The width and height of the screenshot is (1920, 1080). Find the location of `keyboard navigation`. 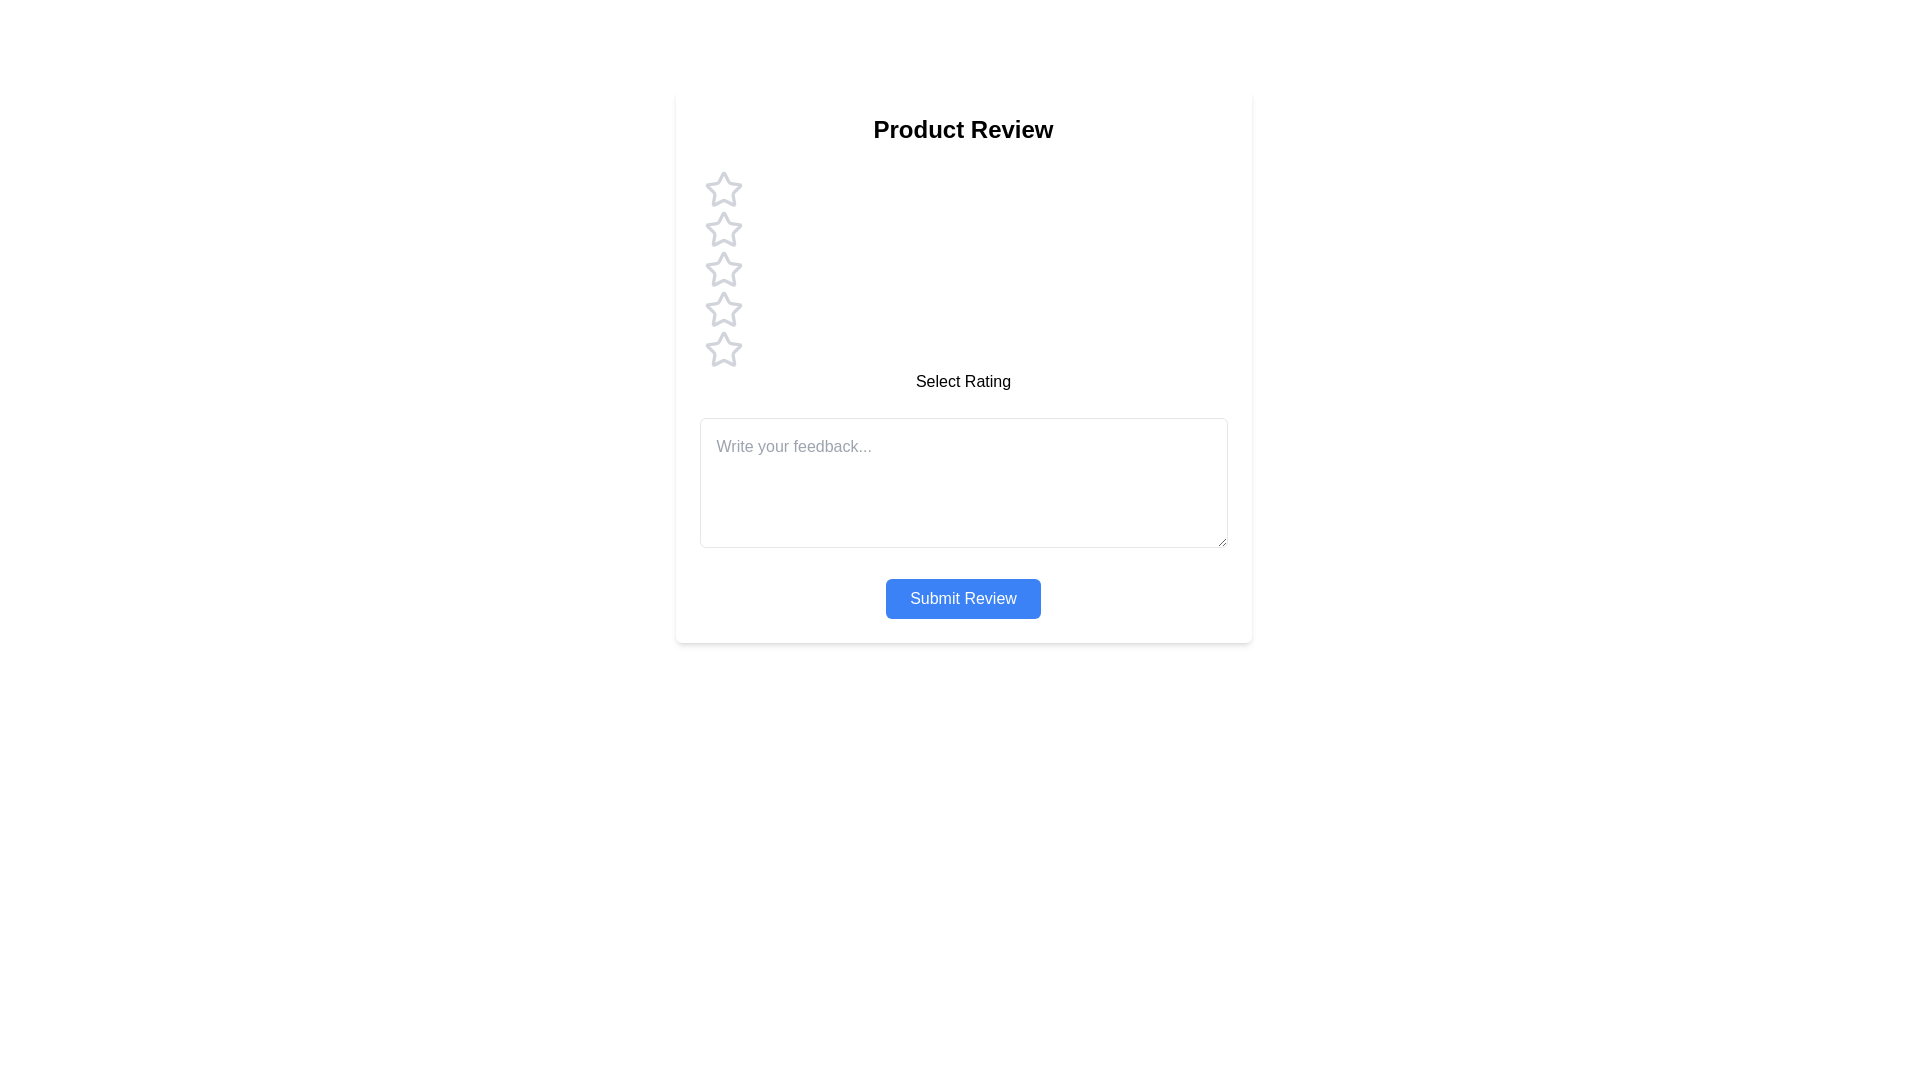

keyboard navigation is located at coordinates (722, 348).